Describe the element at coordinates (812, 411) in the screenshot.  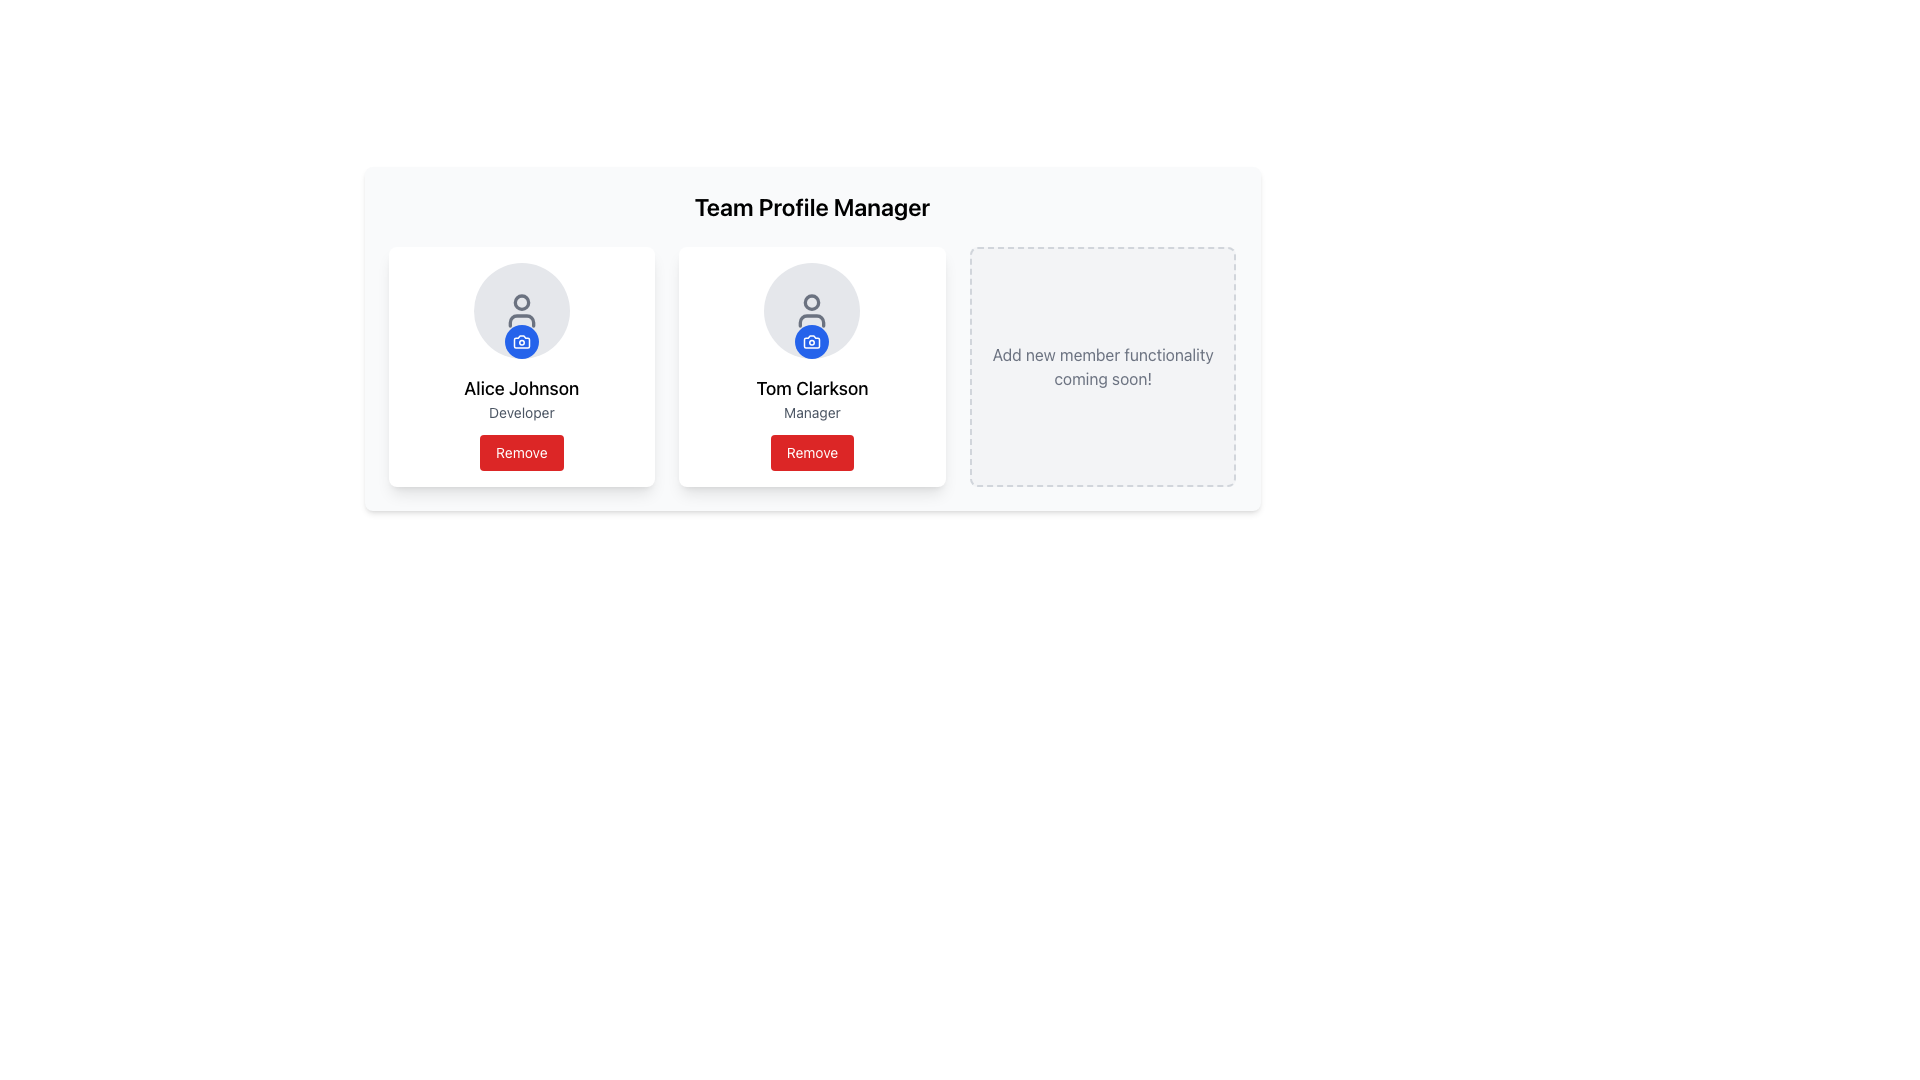
I see `the text label reading 'Manager' which is styled with a small font size and gray color, located within the card for 'Tom Clarkson', positioned directly below the name and above the 'Remove' button` at that location.